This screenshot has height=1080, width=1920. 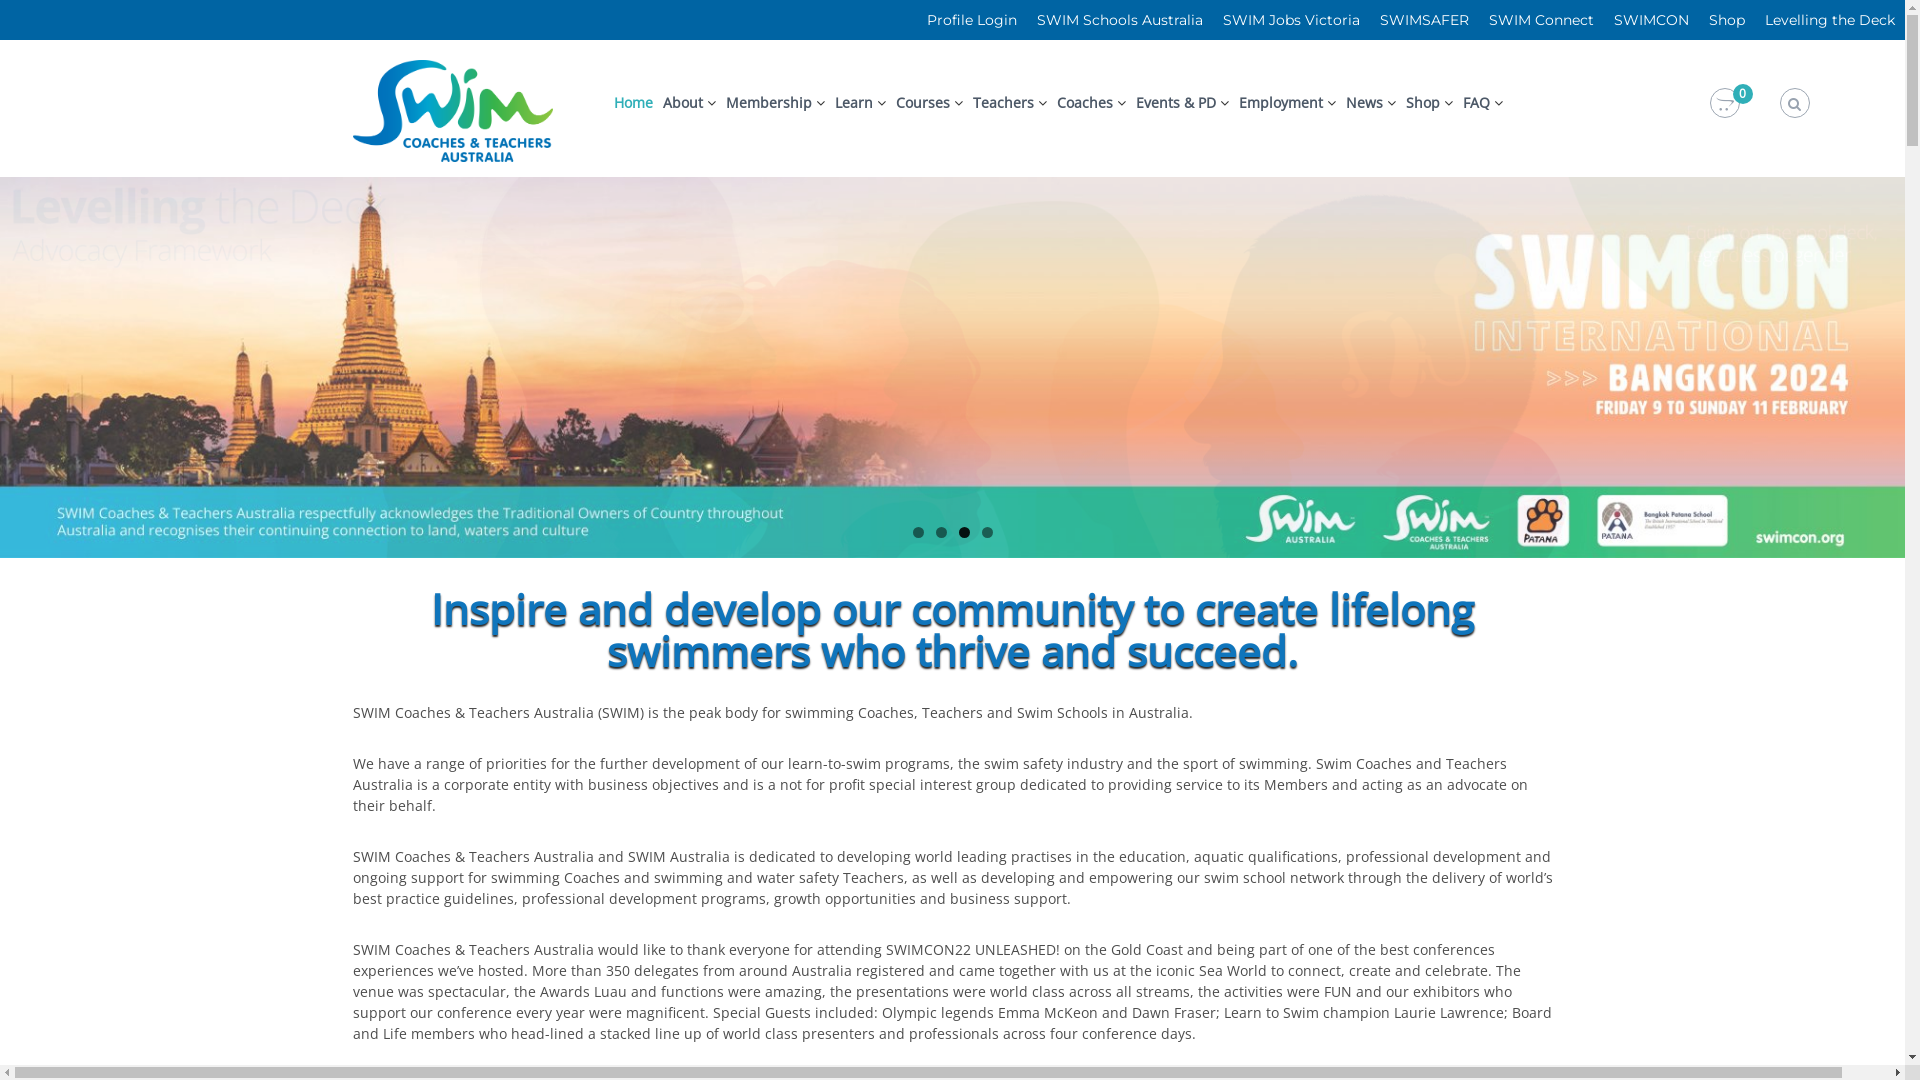 What do you see at coordinates (1603, 19) in the screenshot?
I see `'SWIMCON'` at bounding box center [1603, 19].